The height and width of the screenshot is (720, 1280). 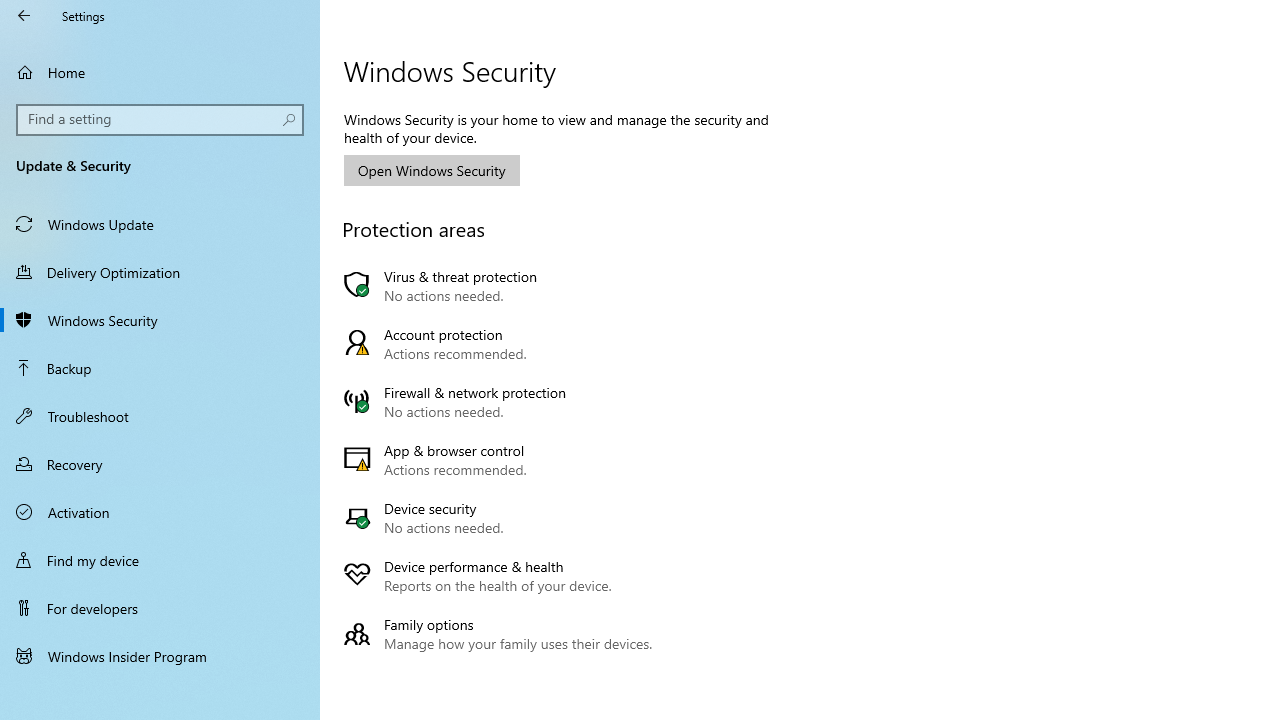 I want to click on 'Search box, Find a setting', so click(x=160, y=119).